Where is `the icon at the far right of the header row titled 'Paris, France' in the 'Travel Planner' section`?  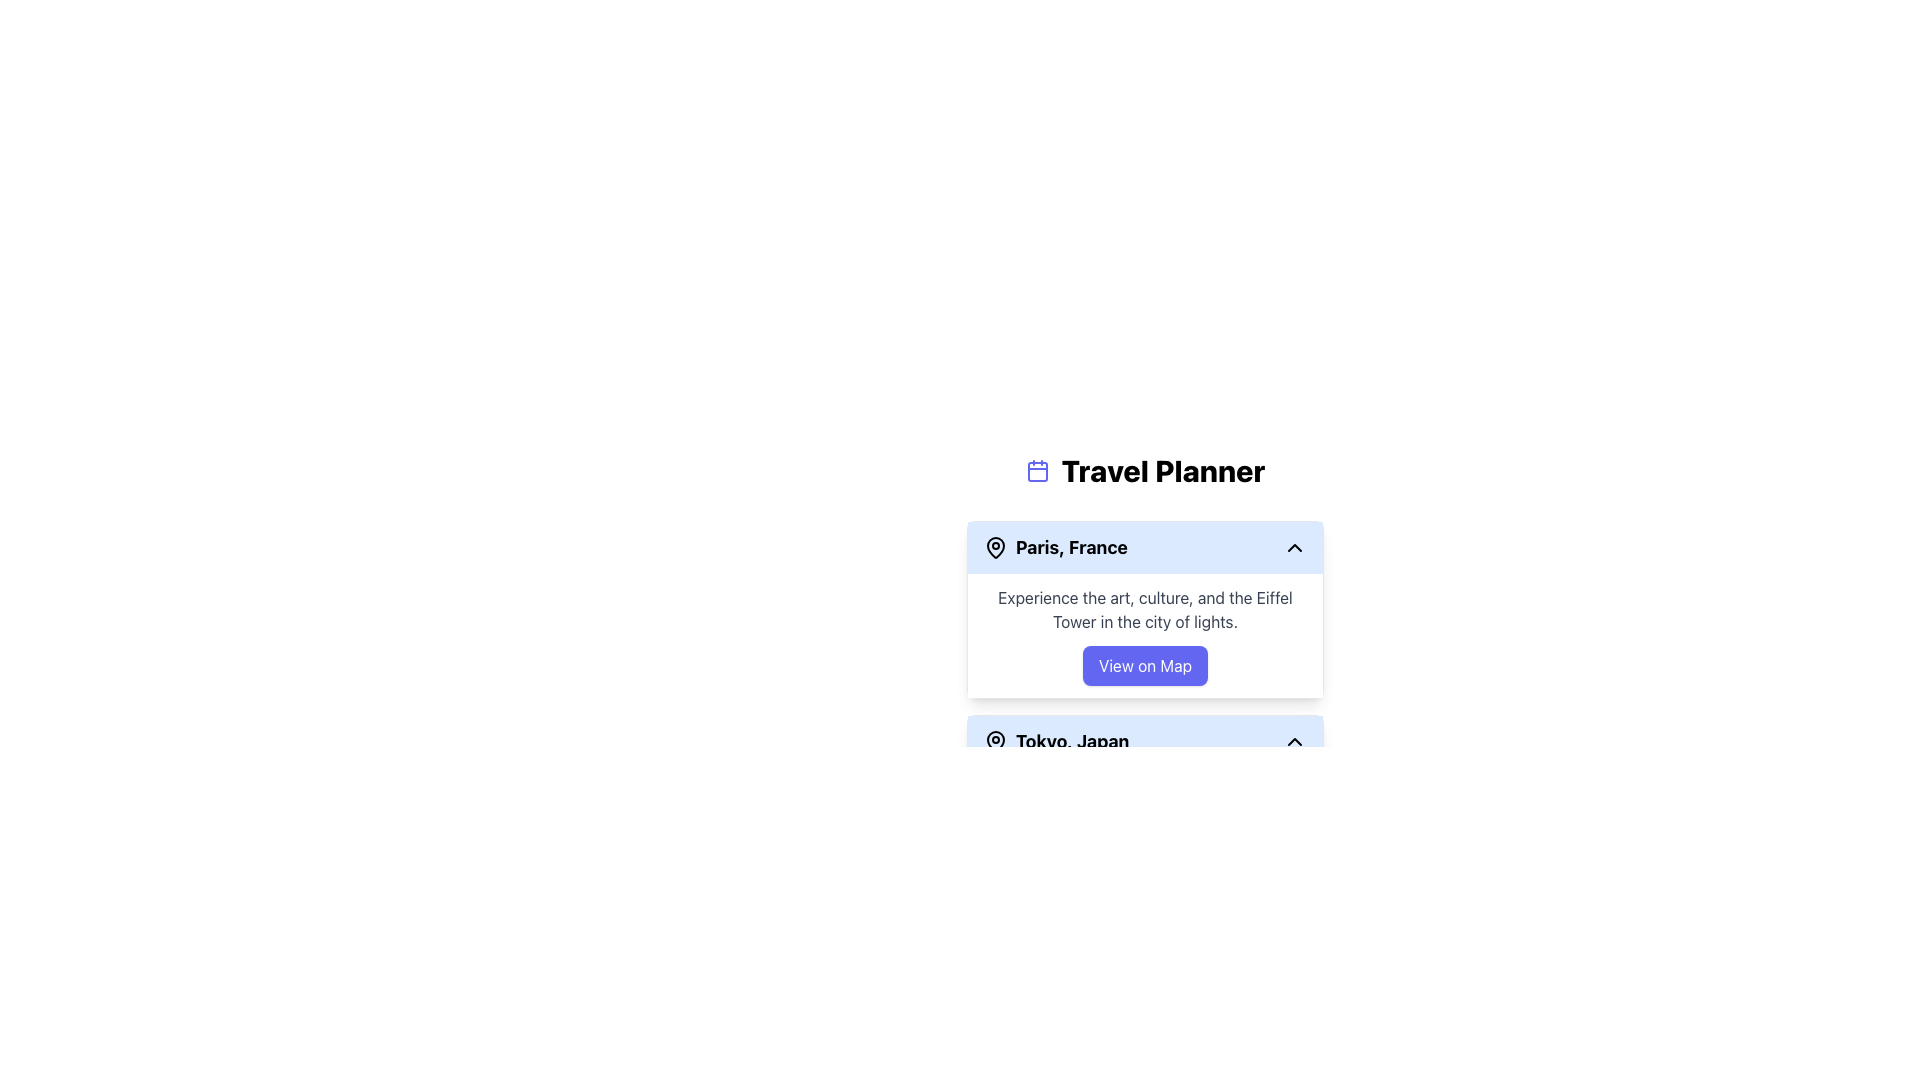
the icon at the far right of the header row titled 'Paris, France' in the 'Travel Planner' section is located at coordinates (1295, 547).